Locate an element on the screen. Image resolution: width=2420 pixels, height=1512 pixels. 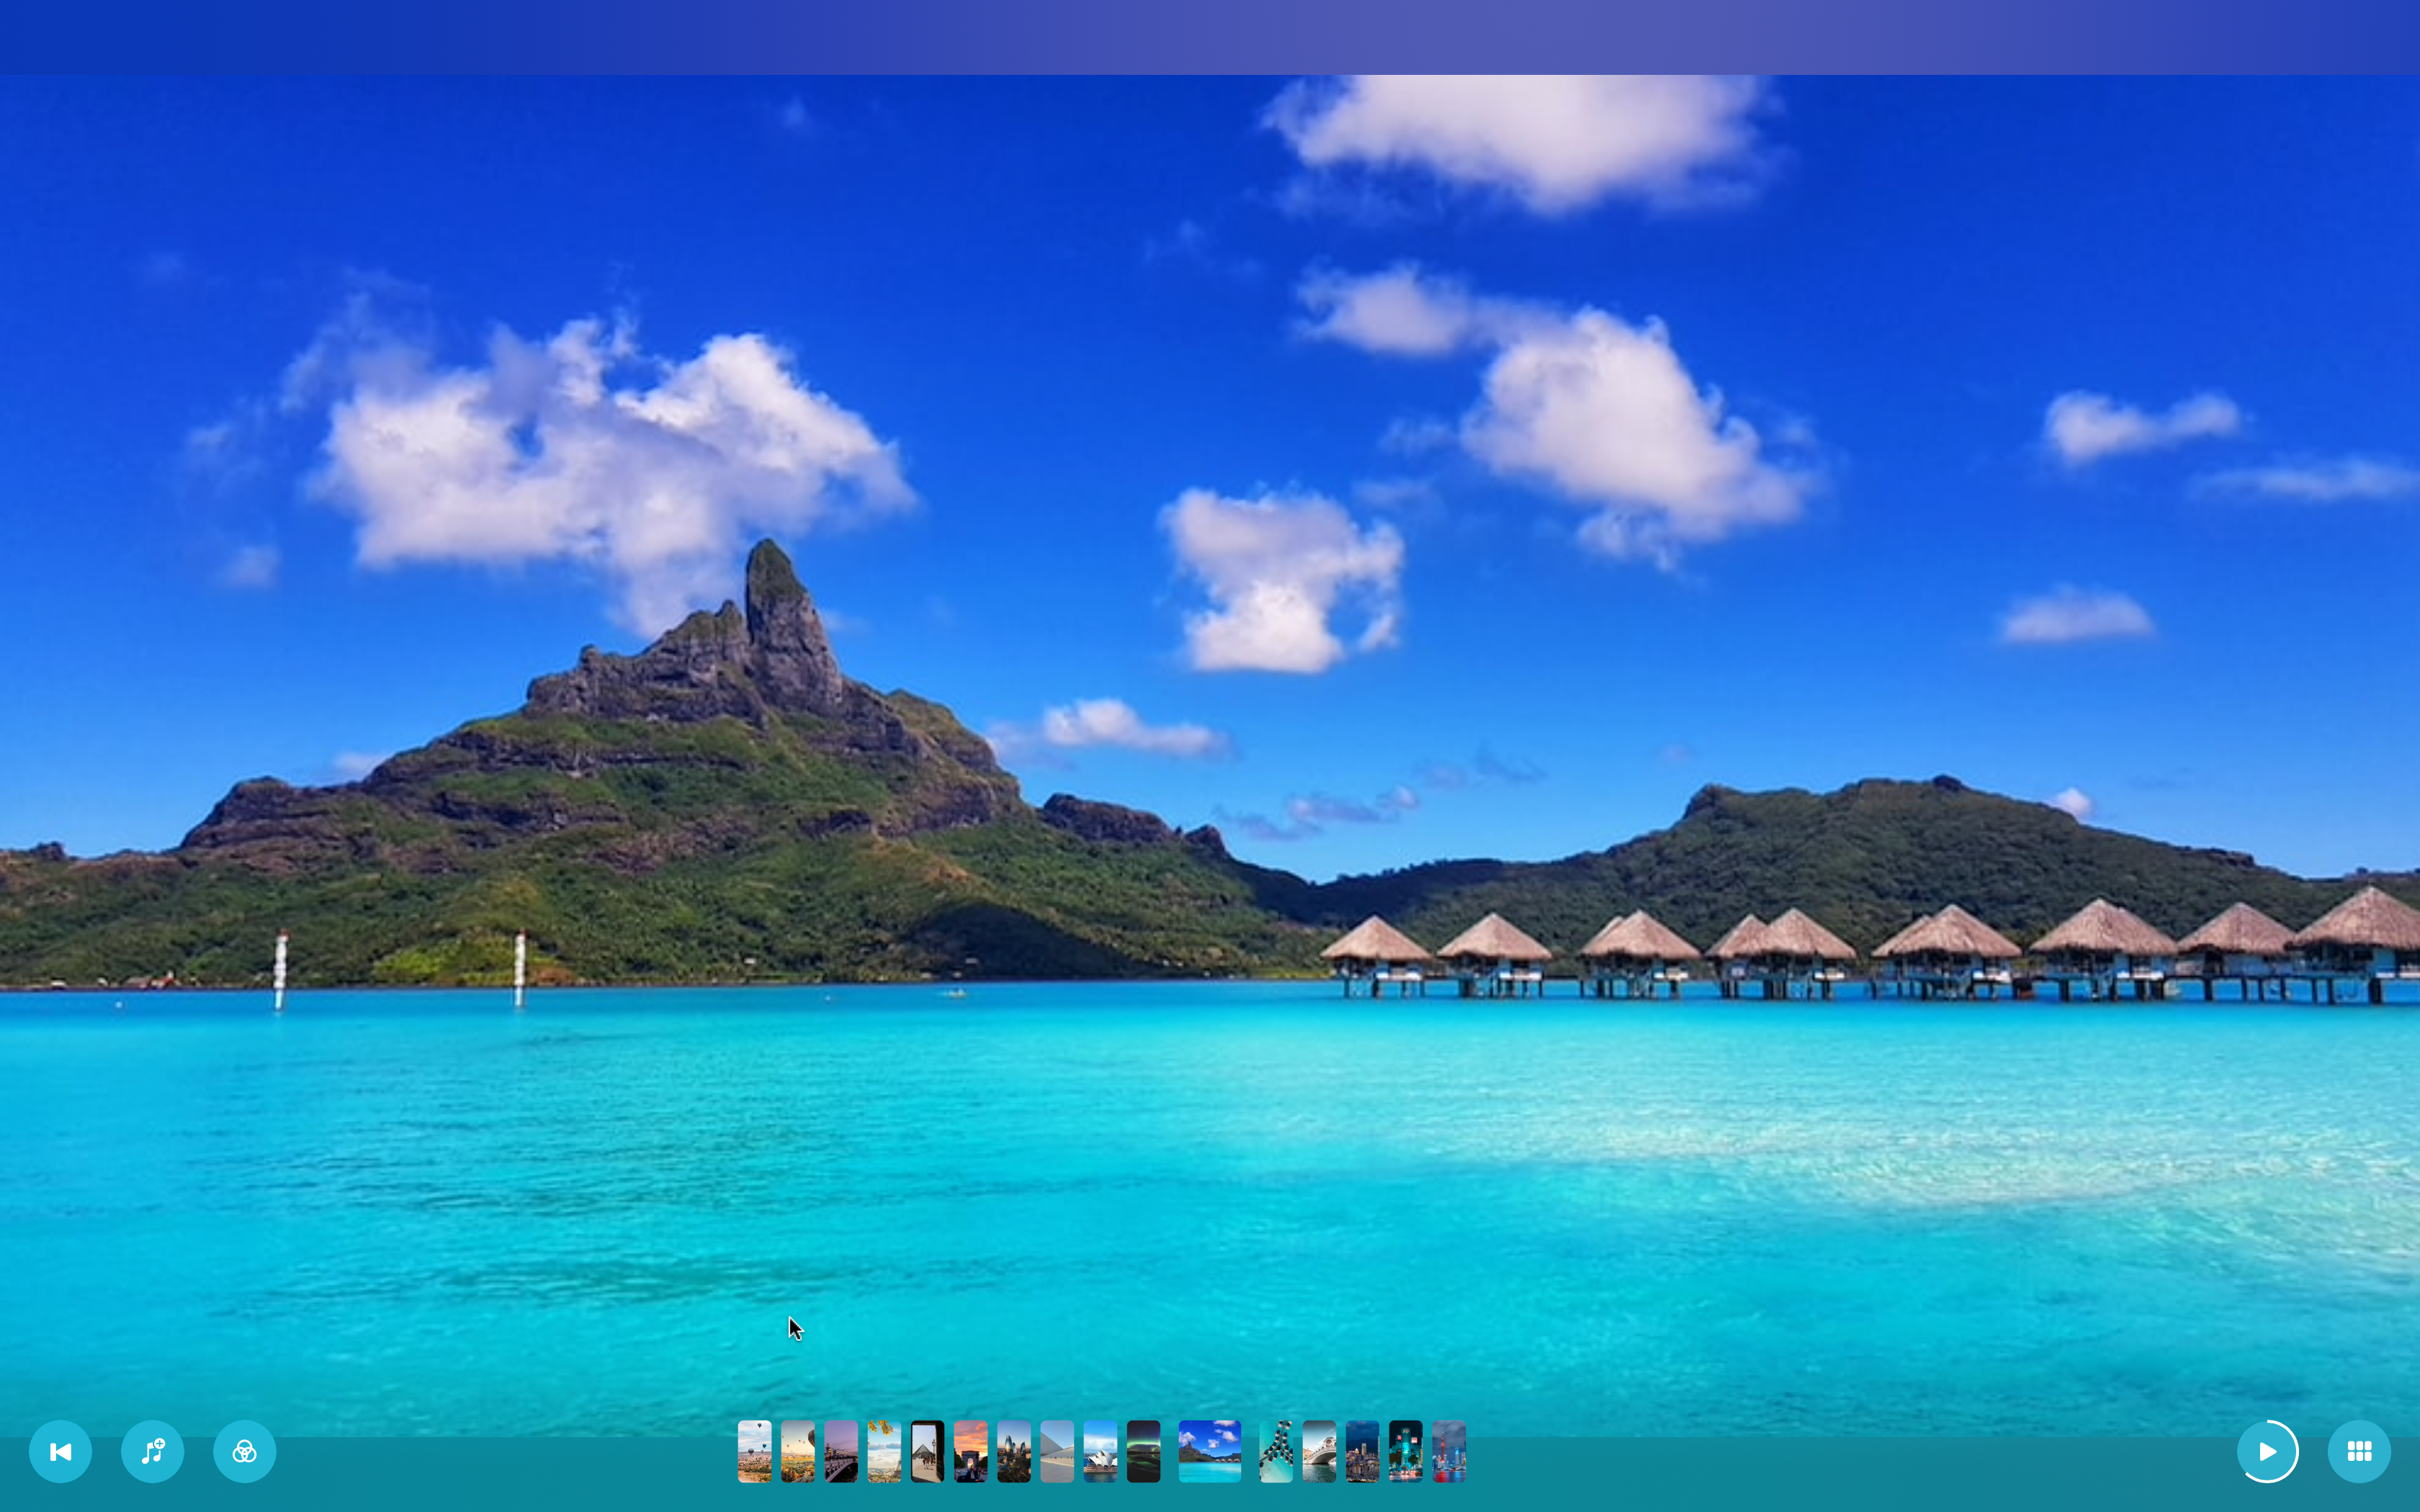
the starting point of the slideshow and put it on hold is located at coordinates (61, 1452).